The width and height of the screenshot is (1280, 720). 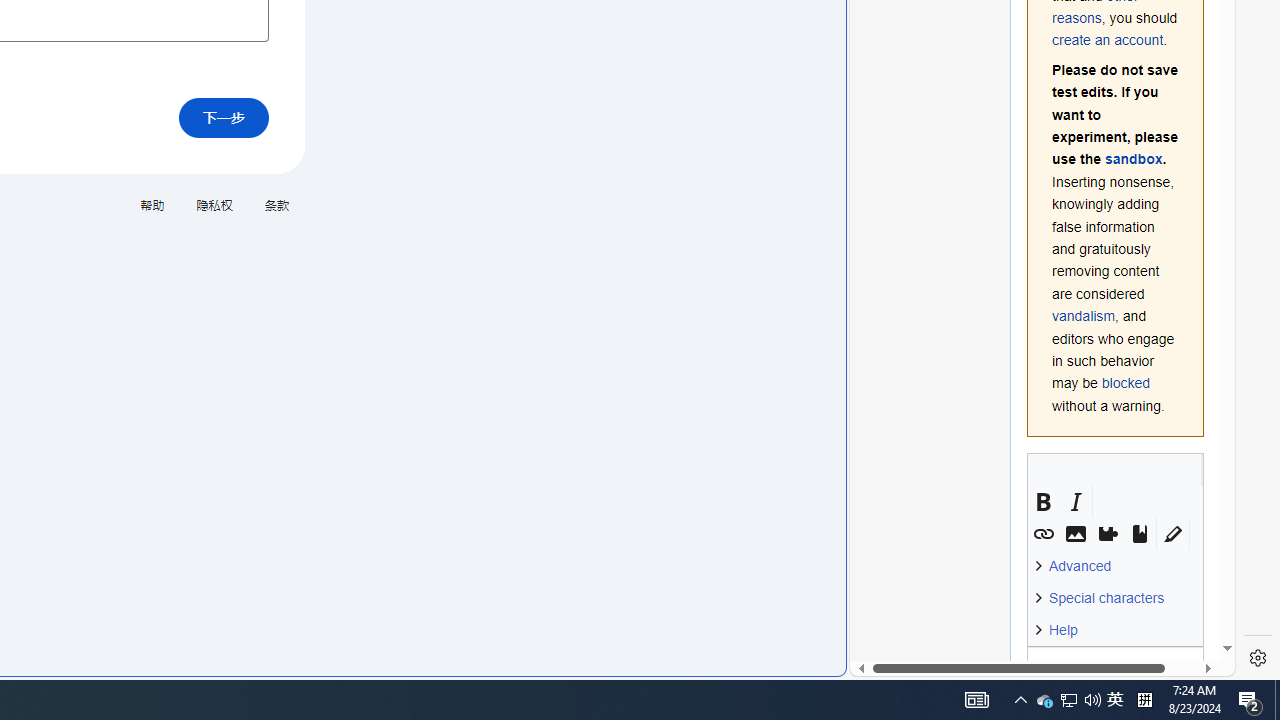 I want to click on 'Insert a template', so click(x=1106, y=533).